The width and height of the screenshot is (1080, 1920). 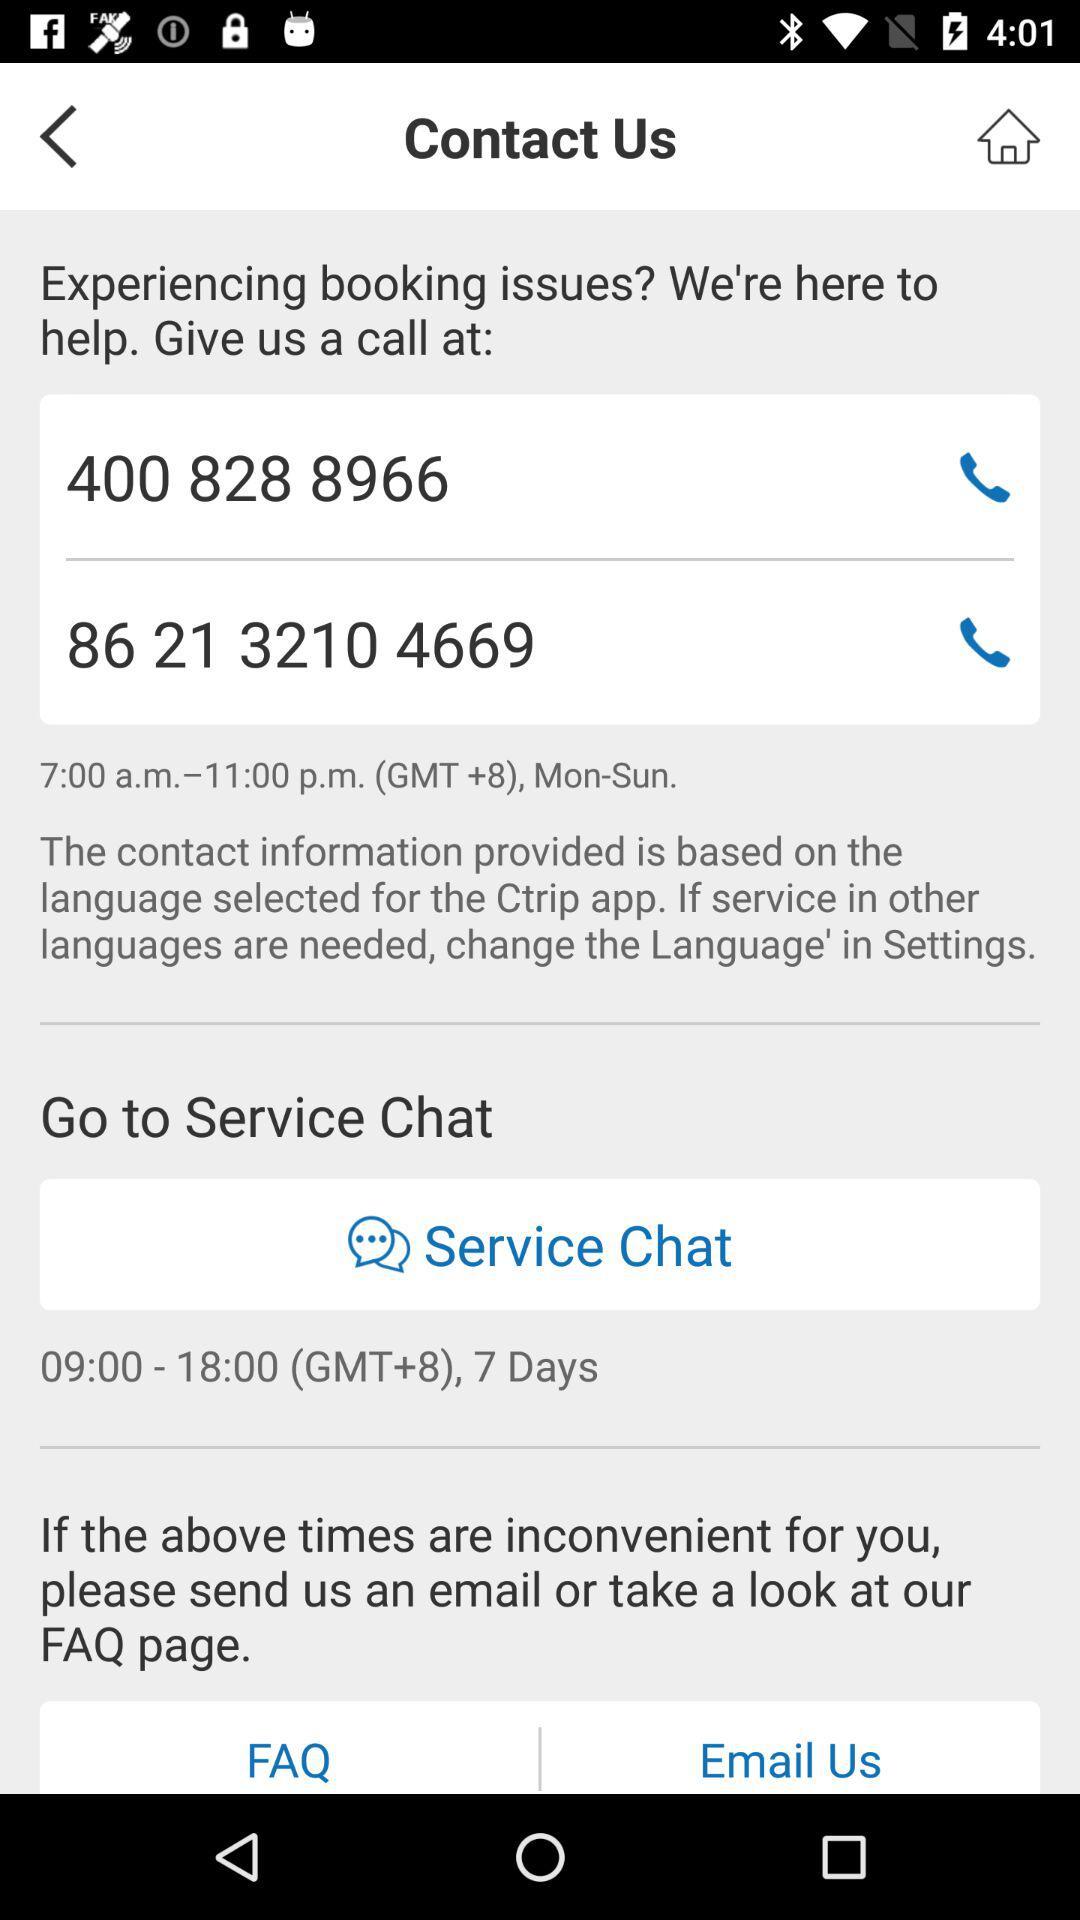 I want to click on the arrow_backward icon, so click(x=50, y=135).